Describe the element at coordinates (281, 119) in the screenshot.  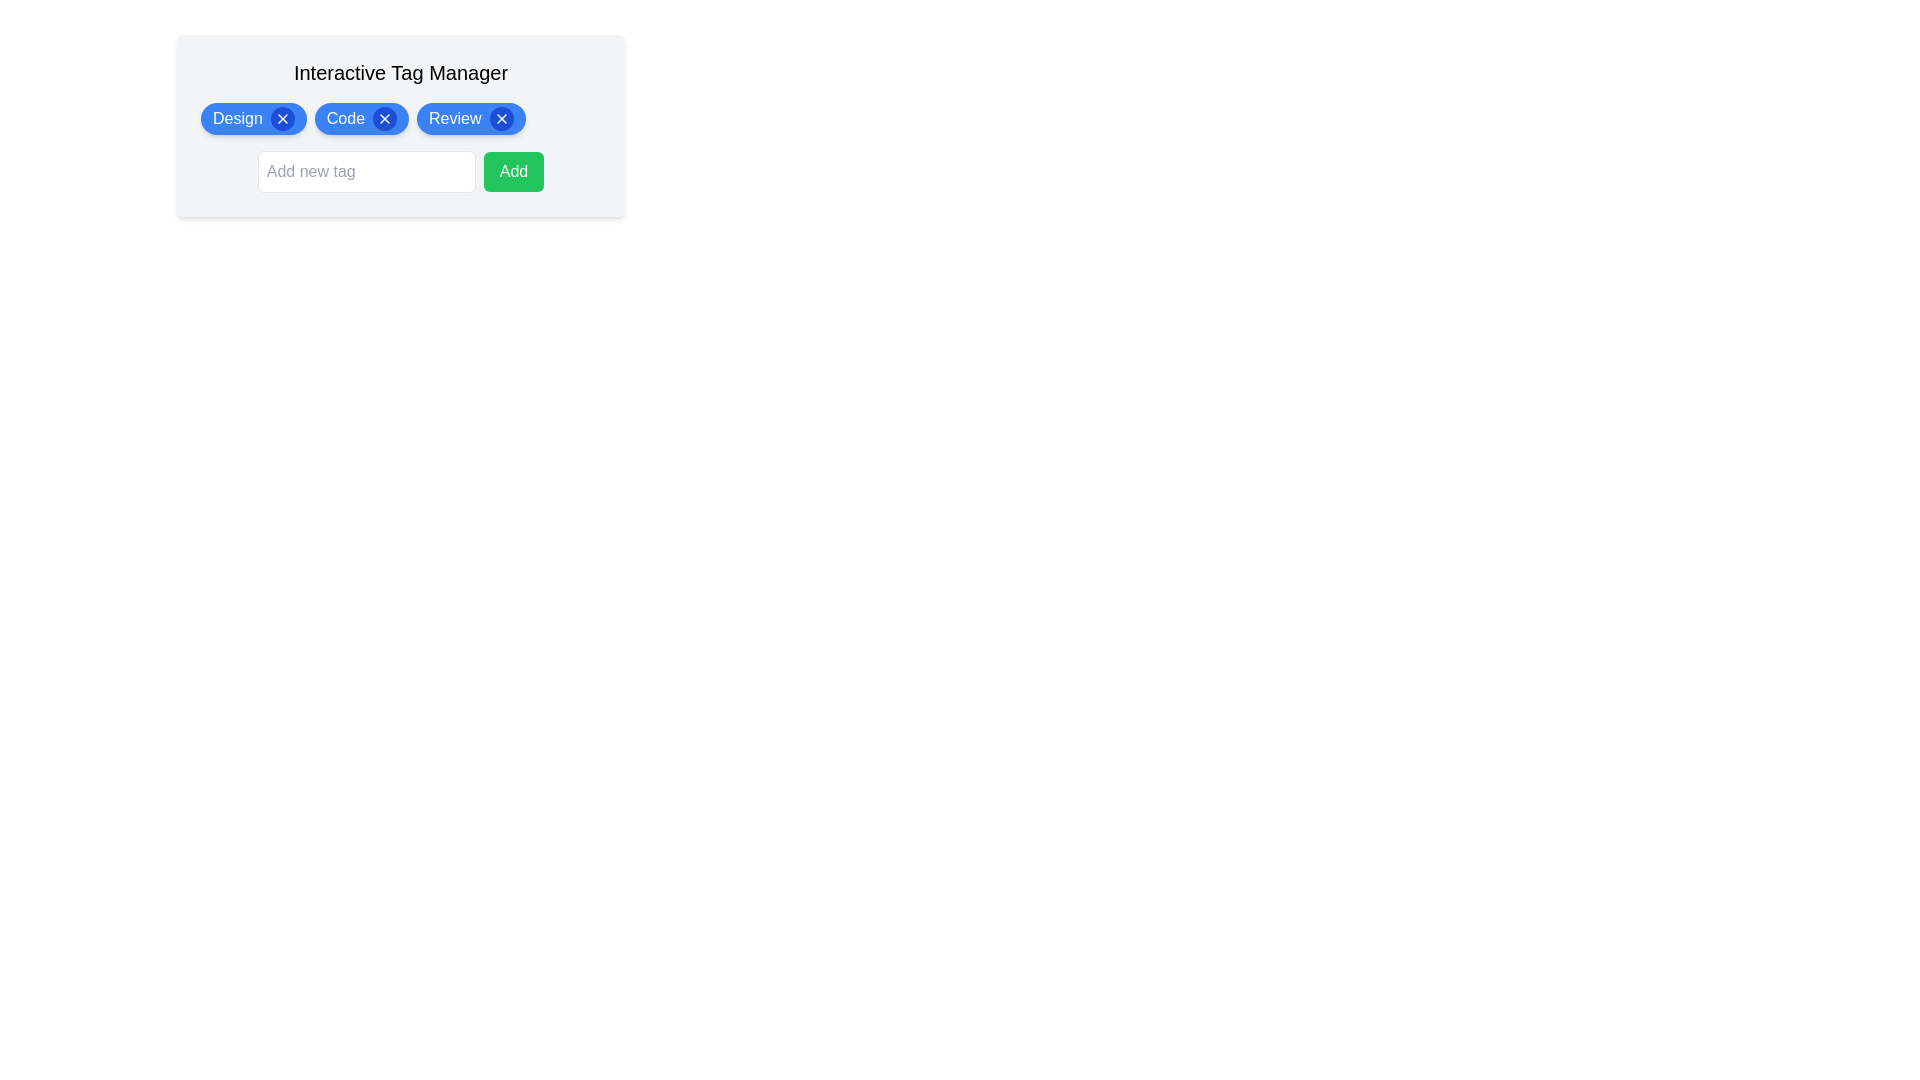
I see `the close icon button located to the right of the 'Design' tag` at that location.